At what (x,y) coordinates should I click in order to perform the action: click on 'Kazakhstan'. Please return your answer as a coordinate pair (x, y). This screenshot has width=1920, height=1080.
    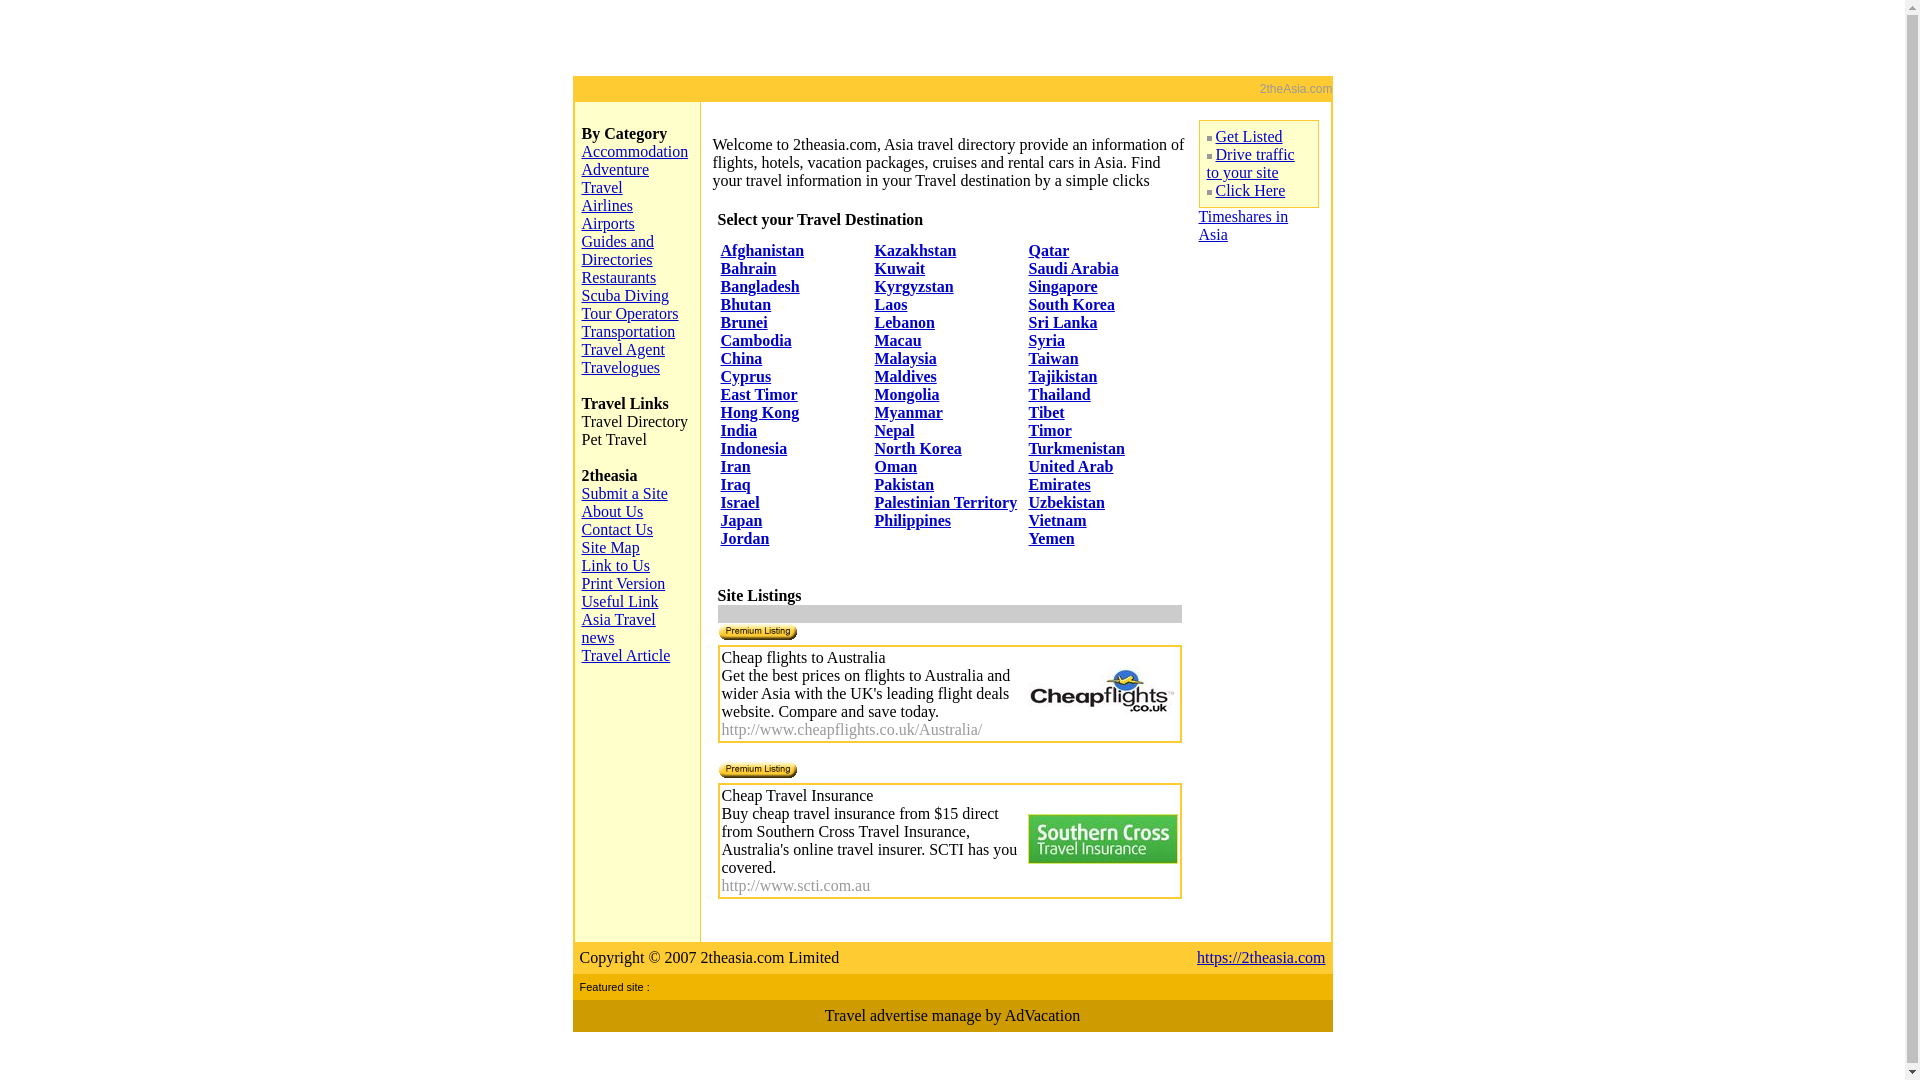
    Looking at the image, I should click on (914, 249).